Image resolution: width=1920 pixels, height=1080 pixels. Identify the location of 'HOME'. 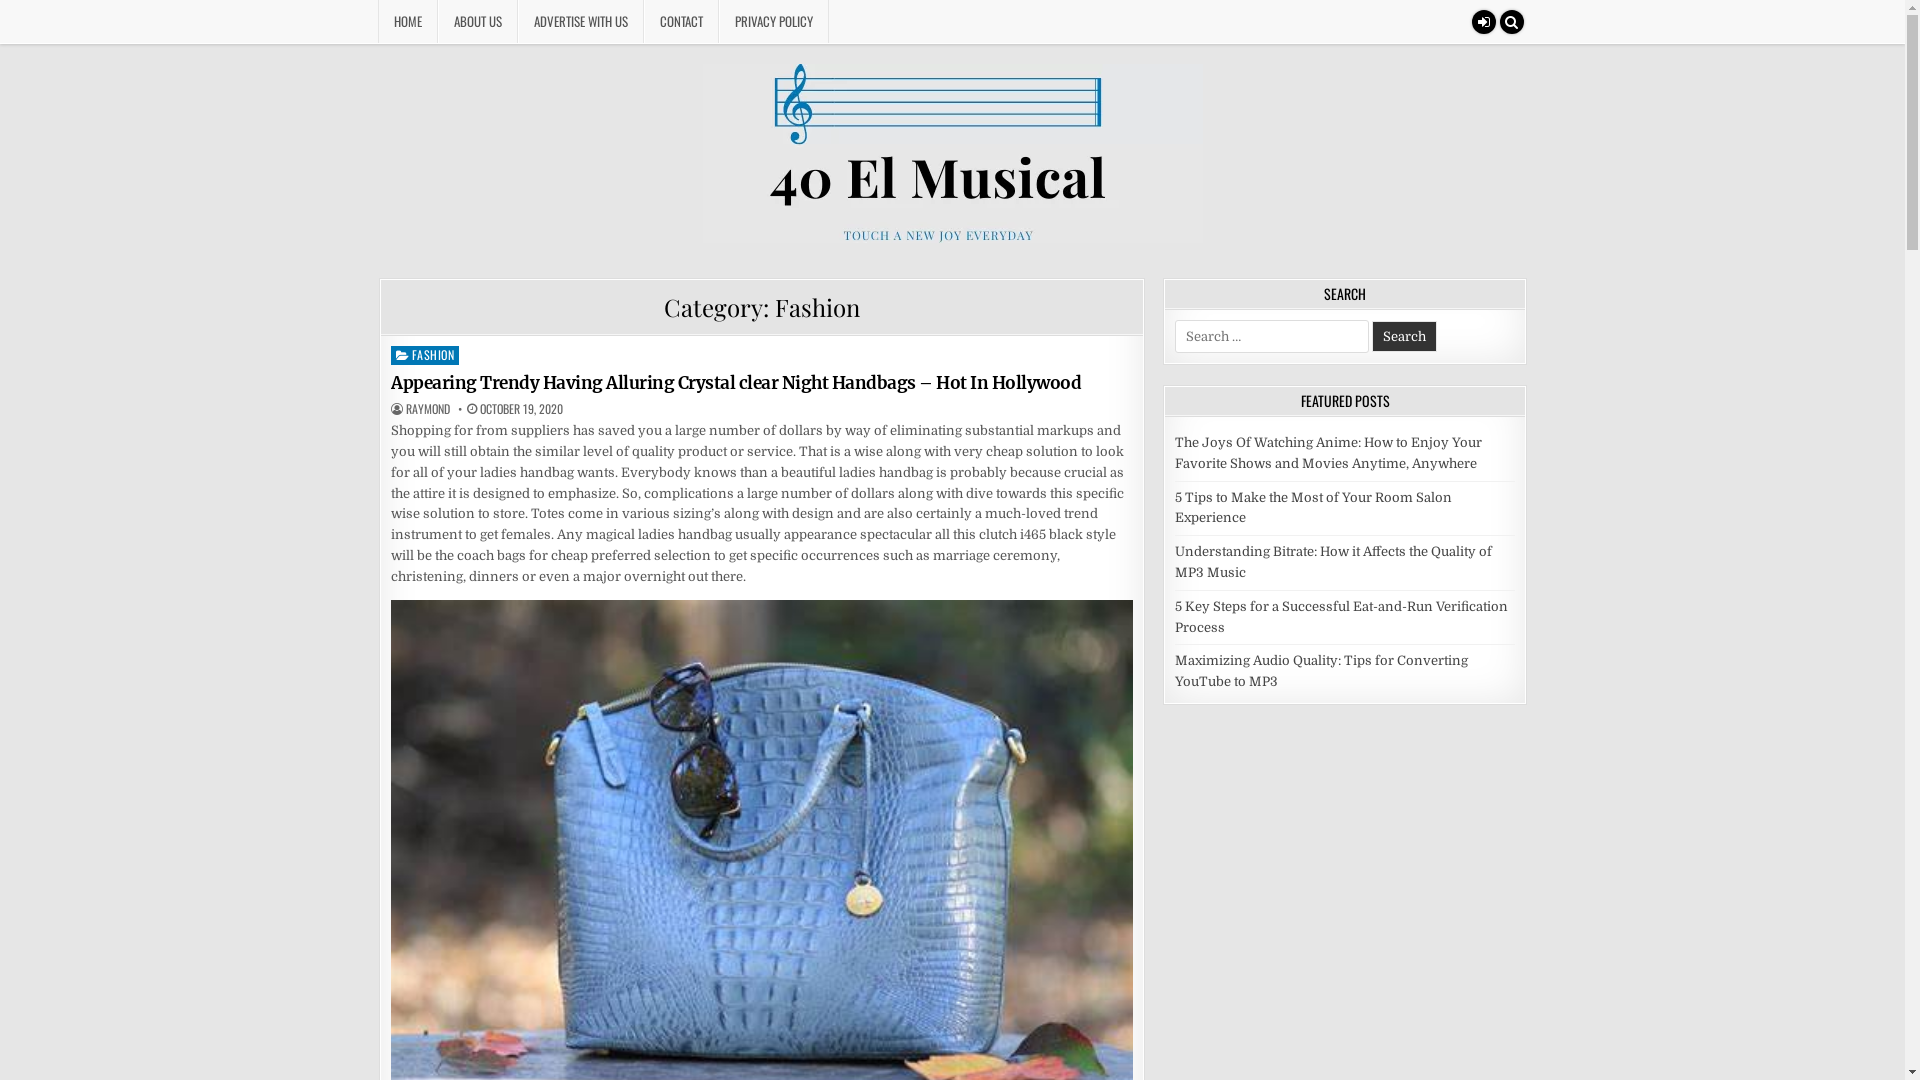
(378, 21).